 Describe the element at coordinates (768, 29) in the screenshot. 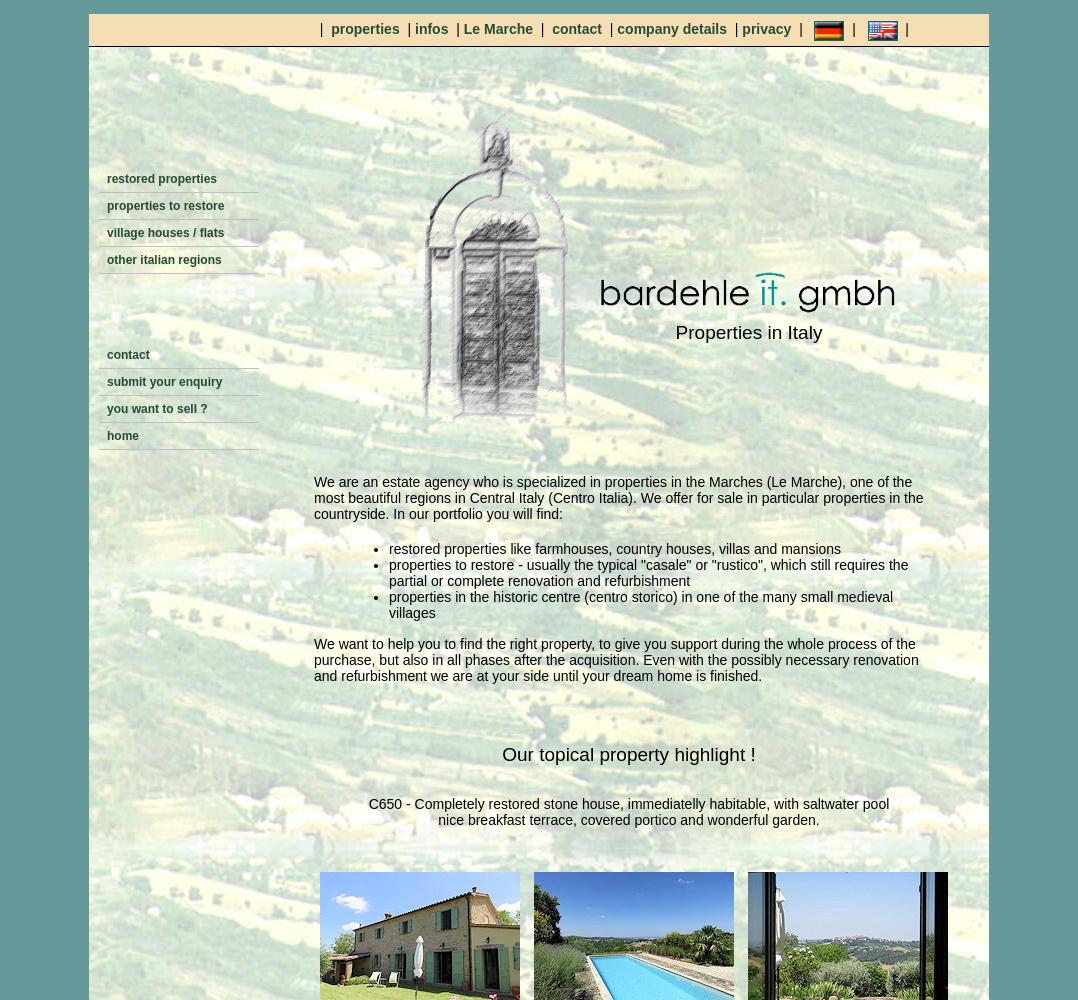

I see `'privacy'` at that location.